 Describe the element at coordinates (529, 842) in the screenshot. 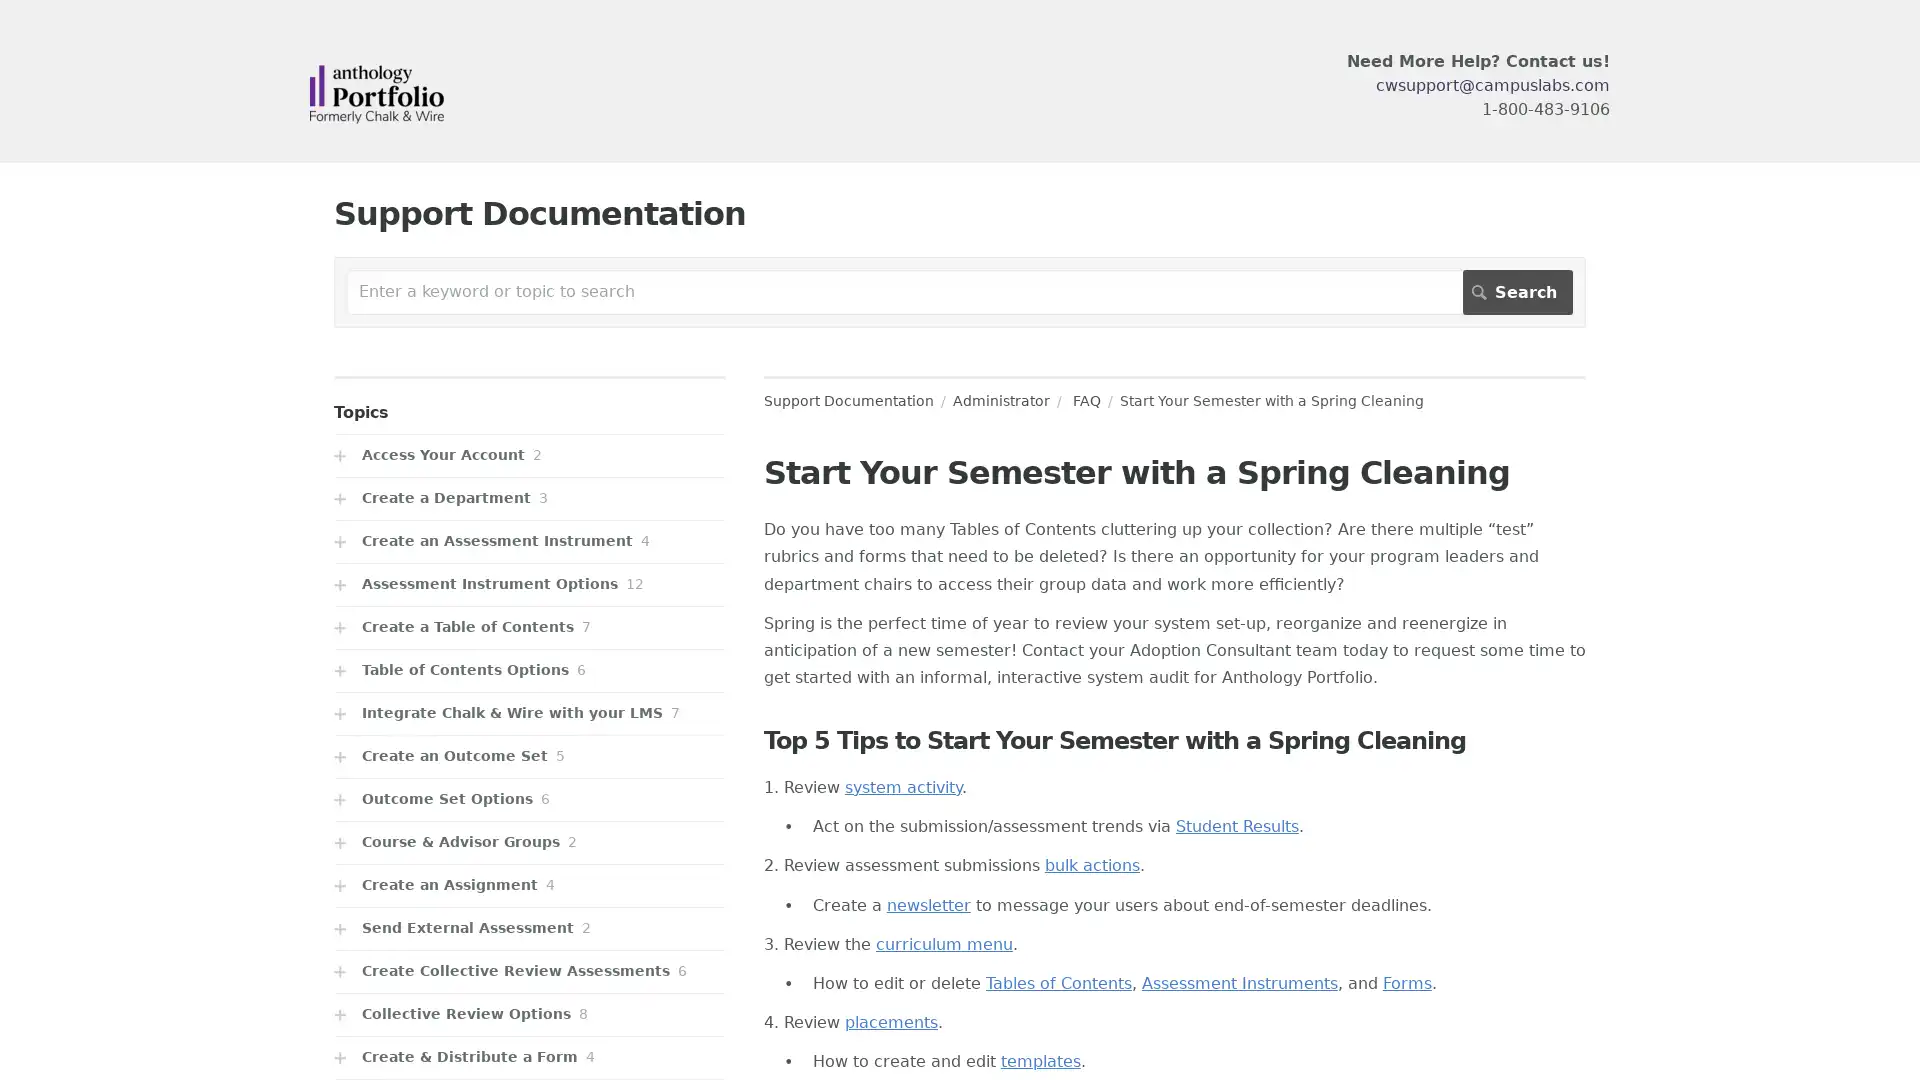

I see `Course & Advisor Groups 2` at that location.